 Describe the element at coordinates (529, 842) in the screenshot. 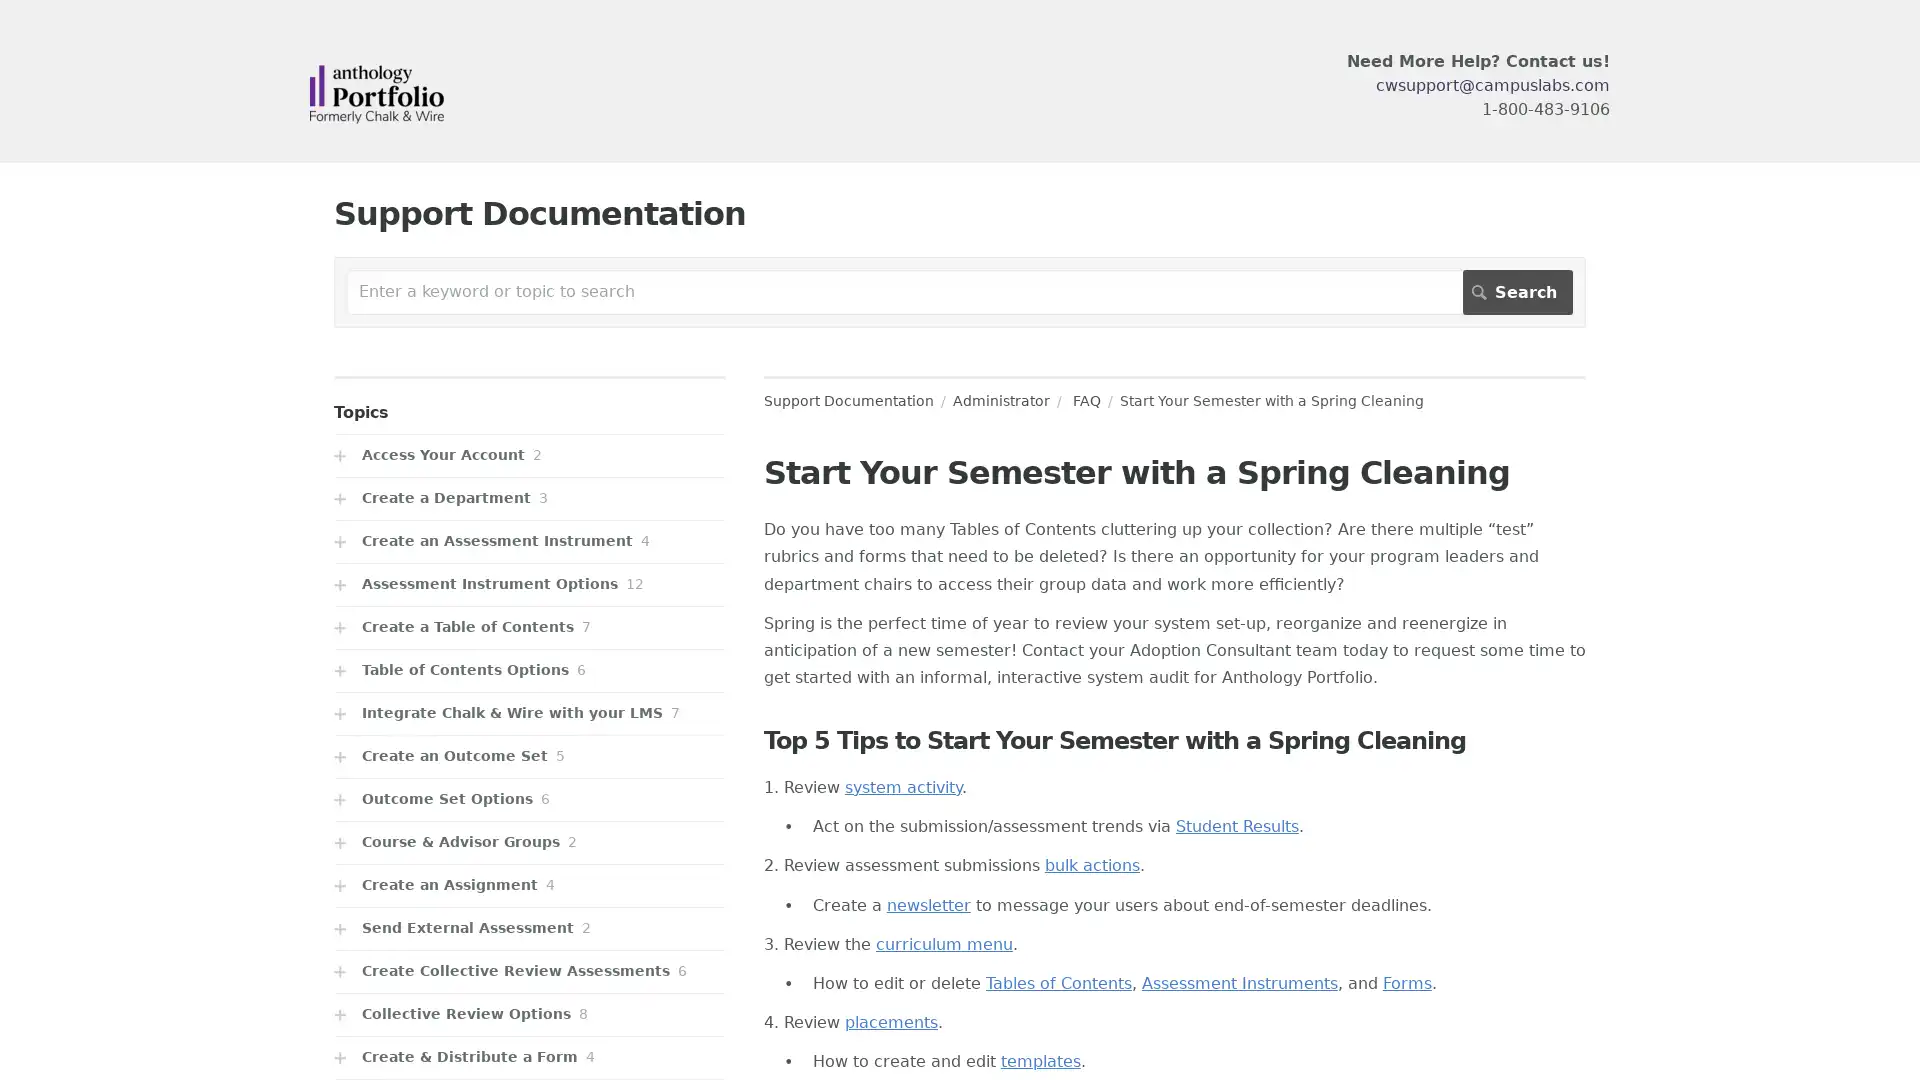

I see `Course & Advisor Groups 2` at that location.